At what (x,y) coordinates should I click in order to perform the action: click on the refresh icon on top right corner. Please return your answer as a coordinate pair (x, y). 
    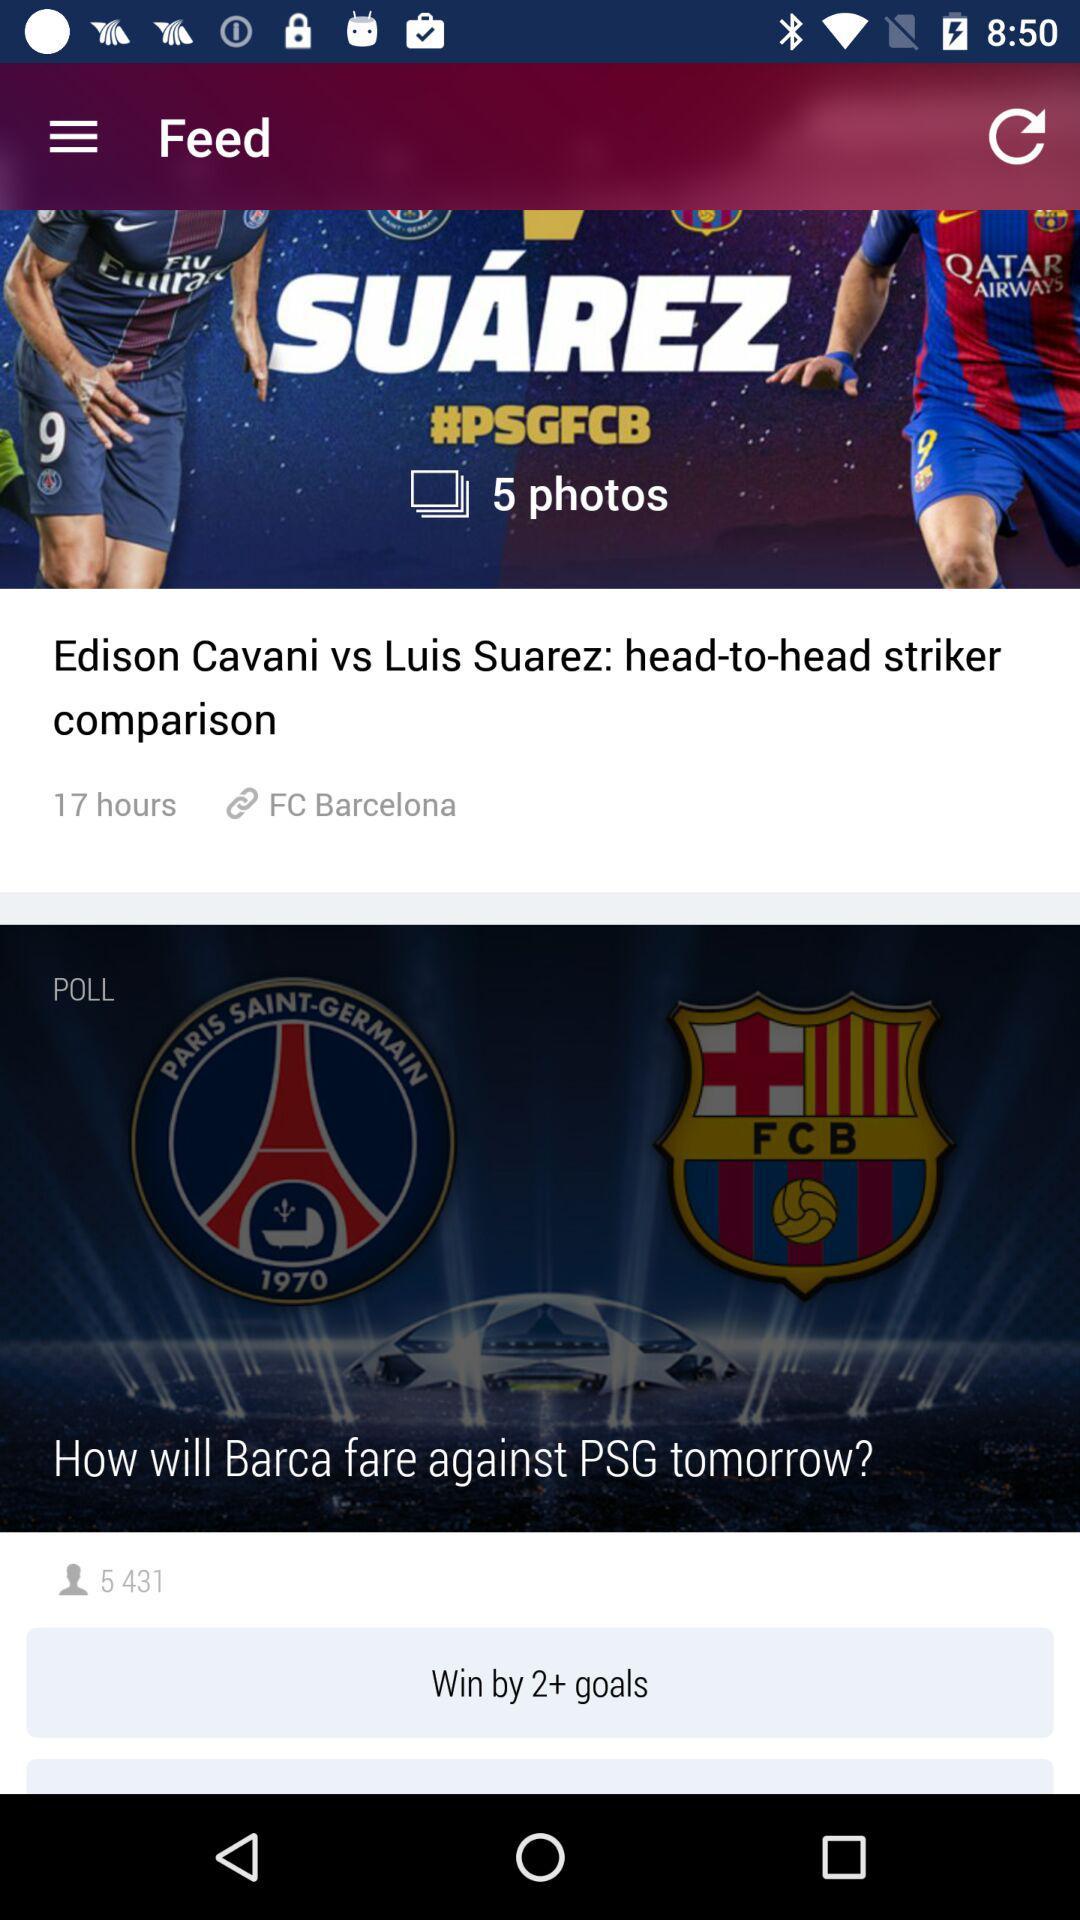
    Looking at the image, I should click on (1017, 136).